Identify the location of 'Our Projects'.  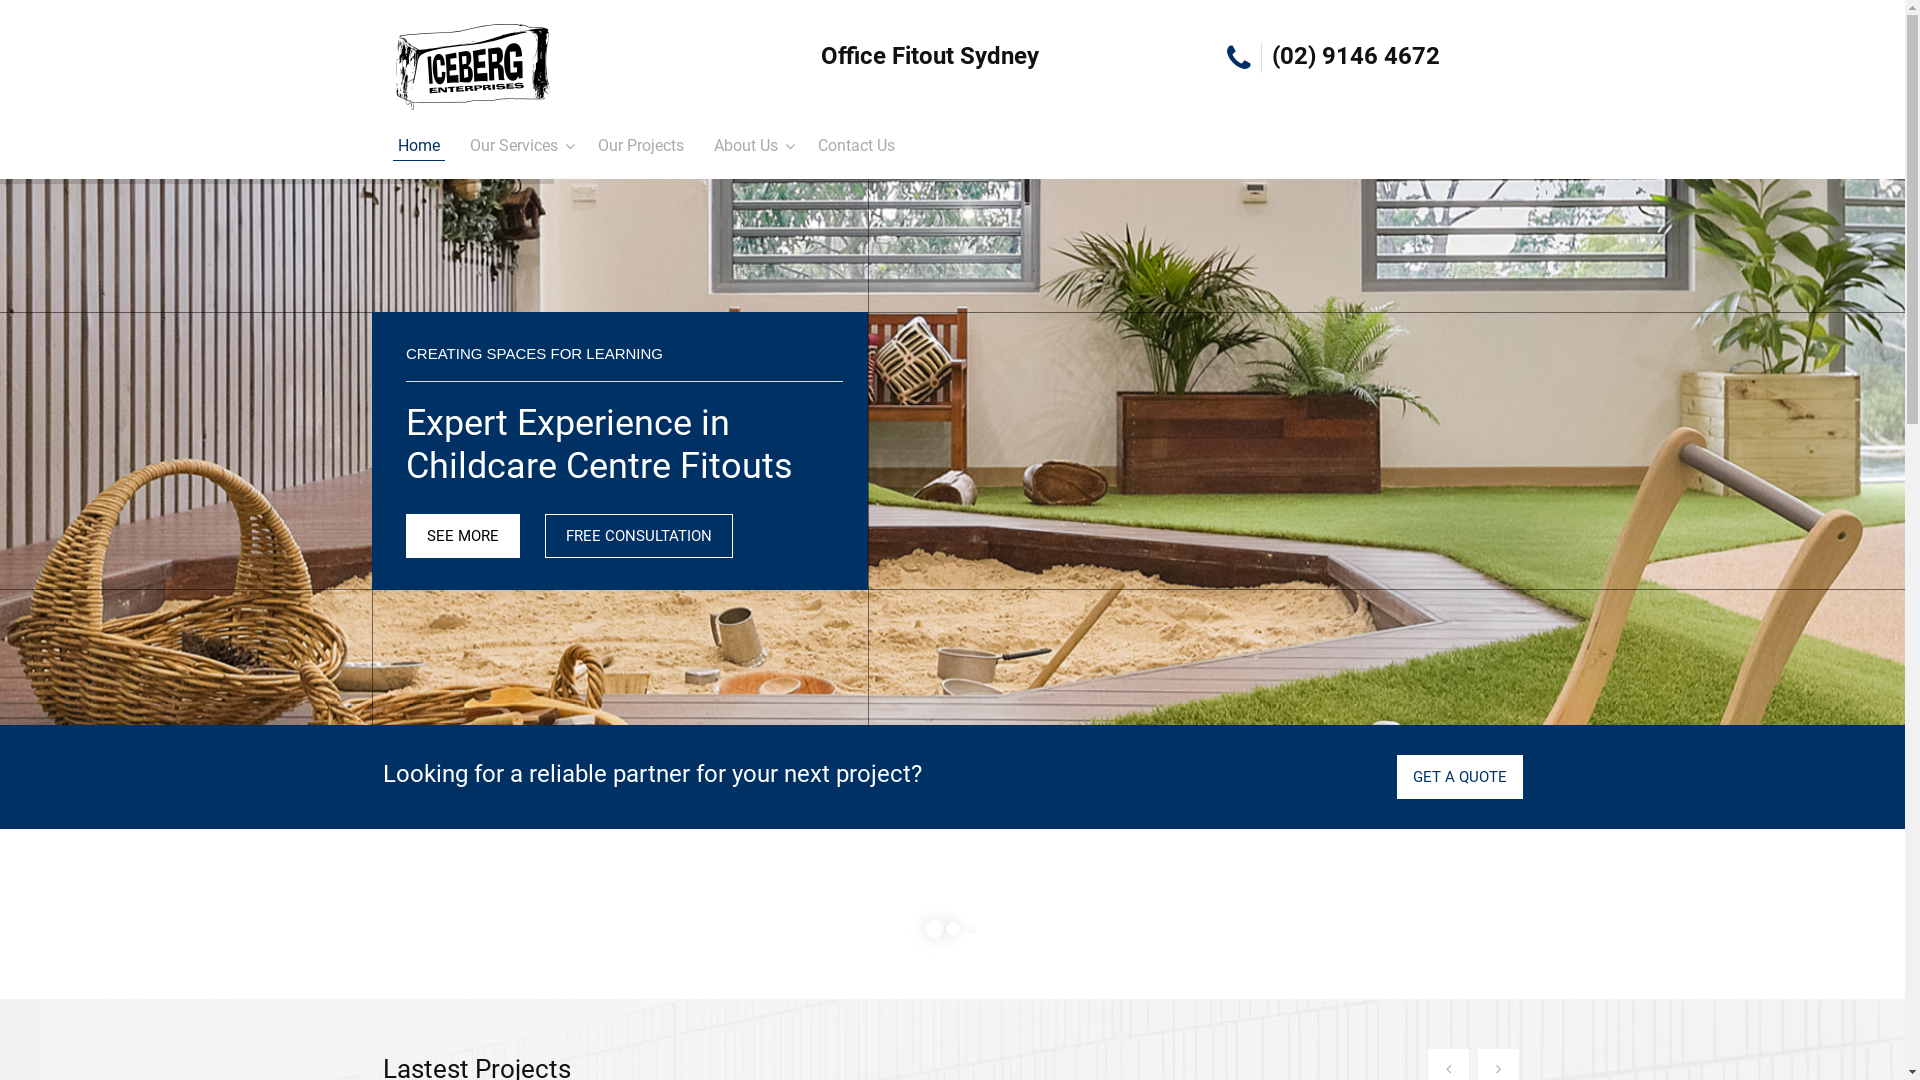
(641, 145).